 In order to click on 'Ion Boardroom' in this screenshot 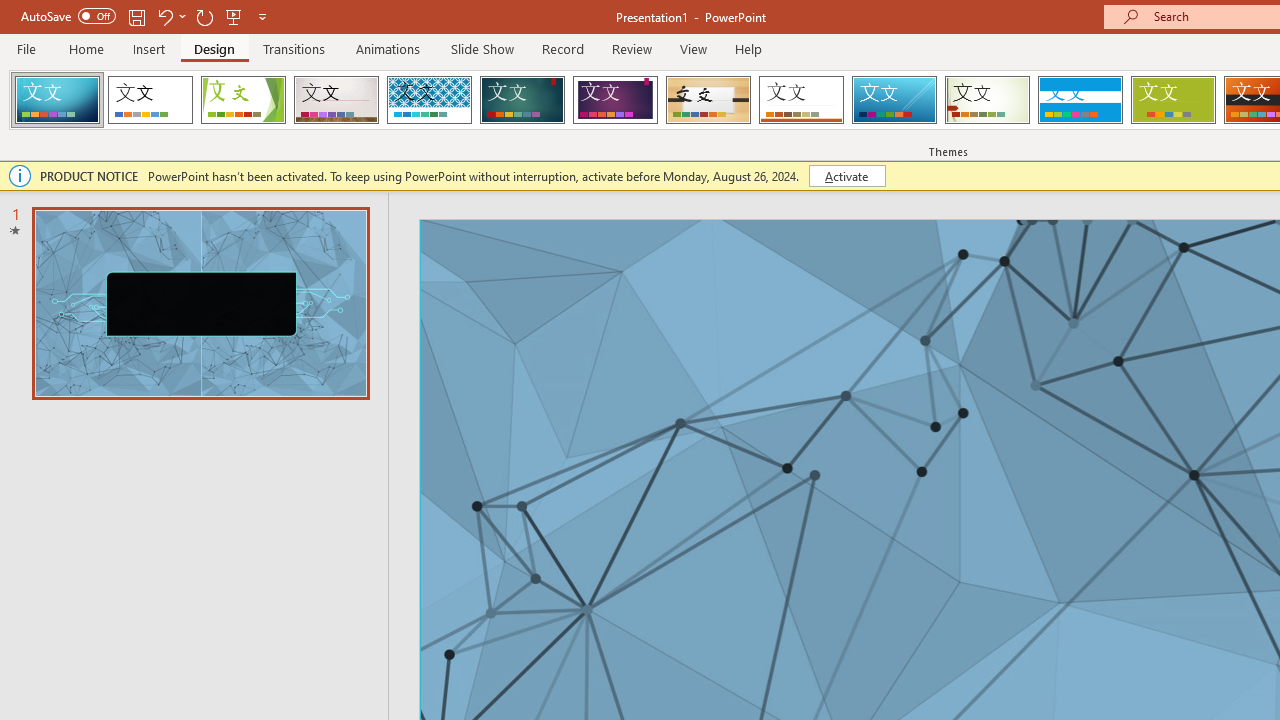, I will do `click(614, 100)`.